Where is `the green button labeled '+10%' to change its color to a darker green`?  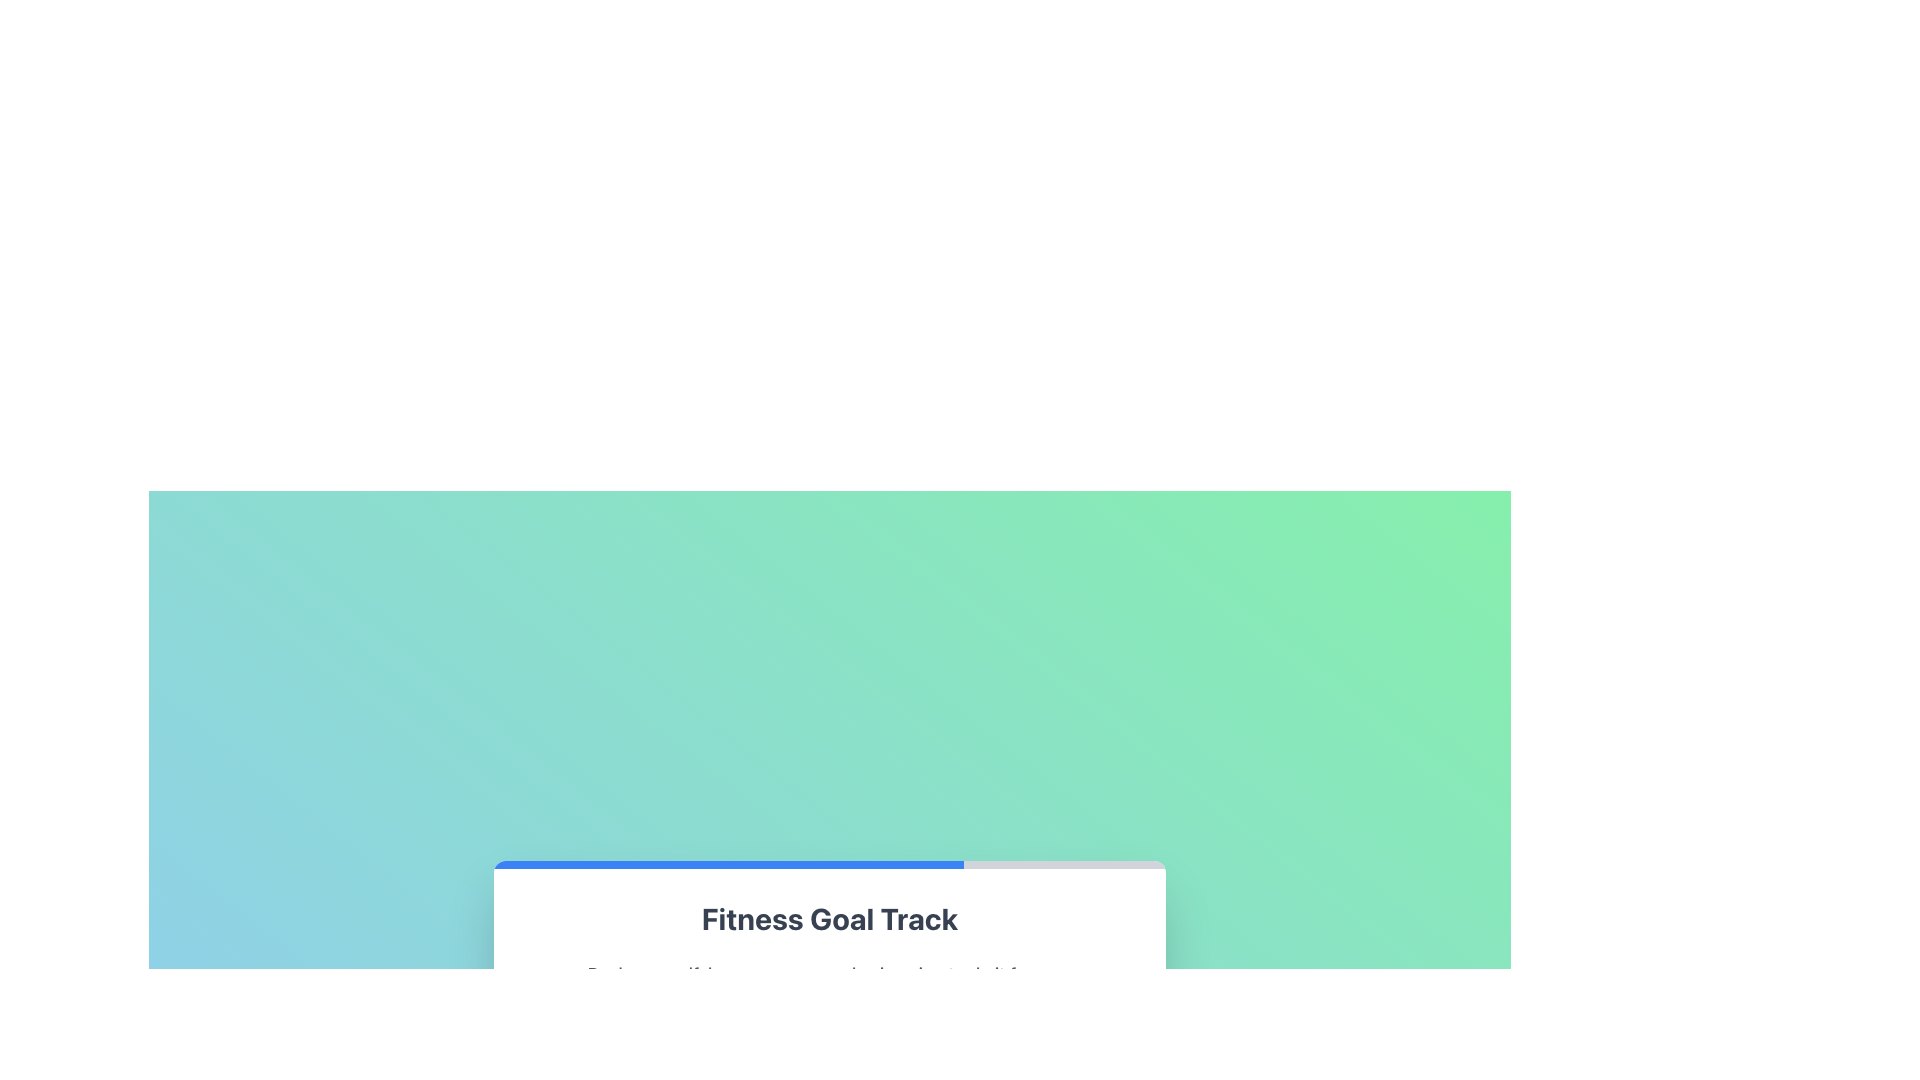 the green button labeled '+10%' to change its color to a darker green is located at coordinates (869, 1025).